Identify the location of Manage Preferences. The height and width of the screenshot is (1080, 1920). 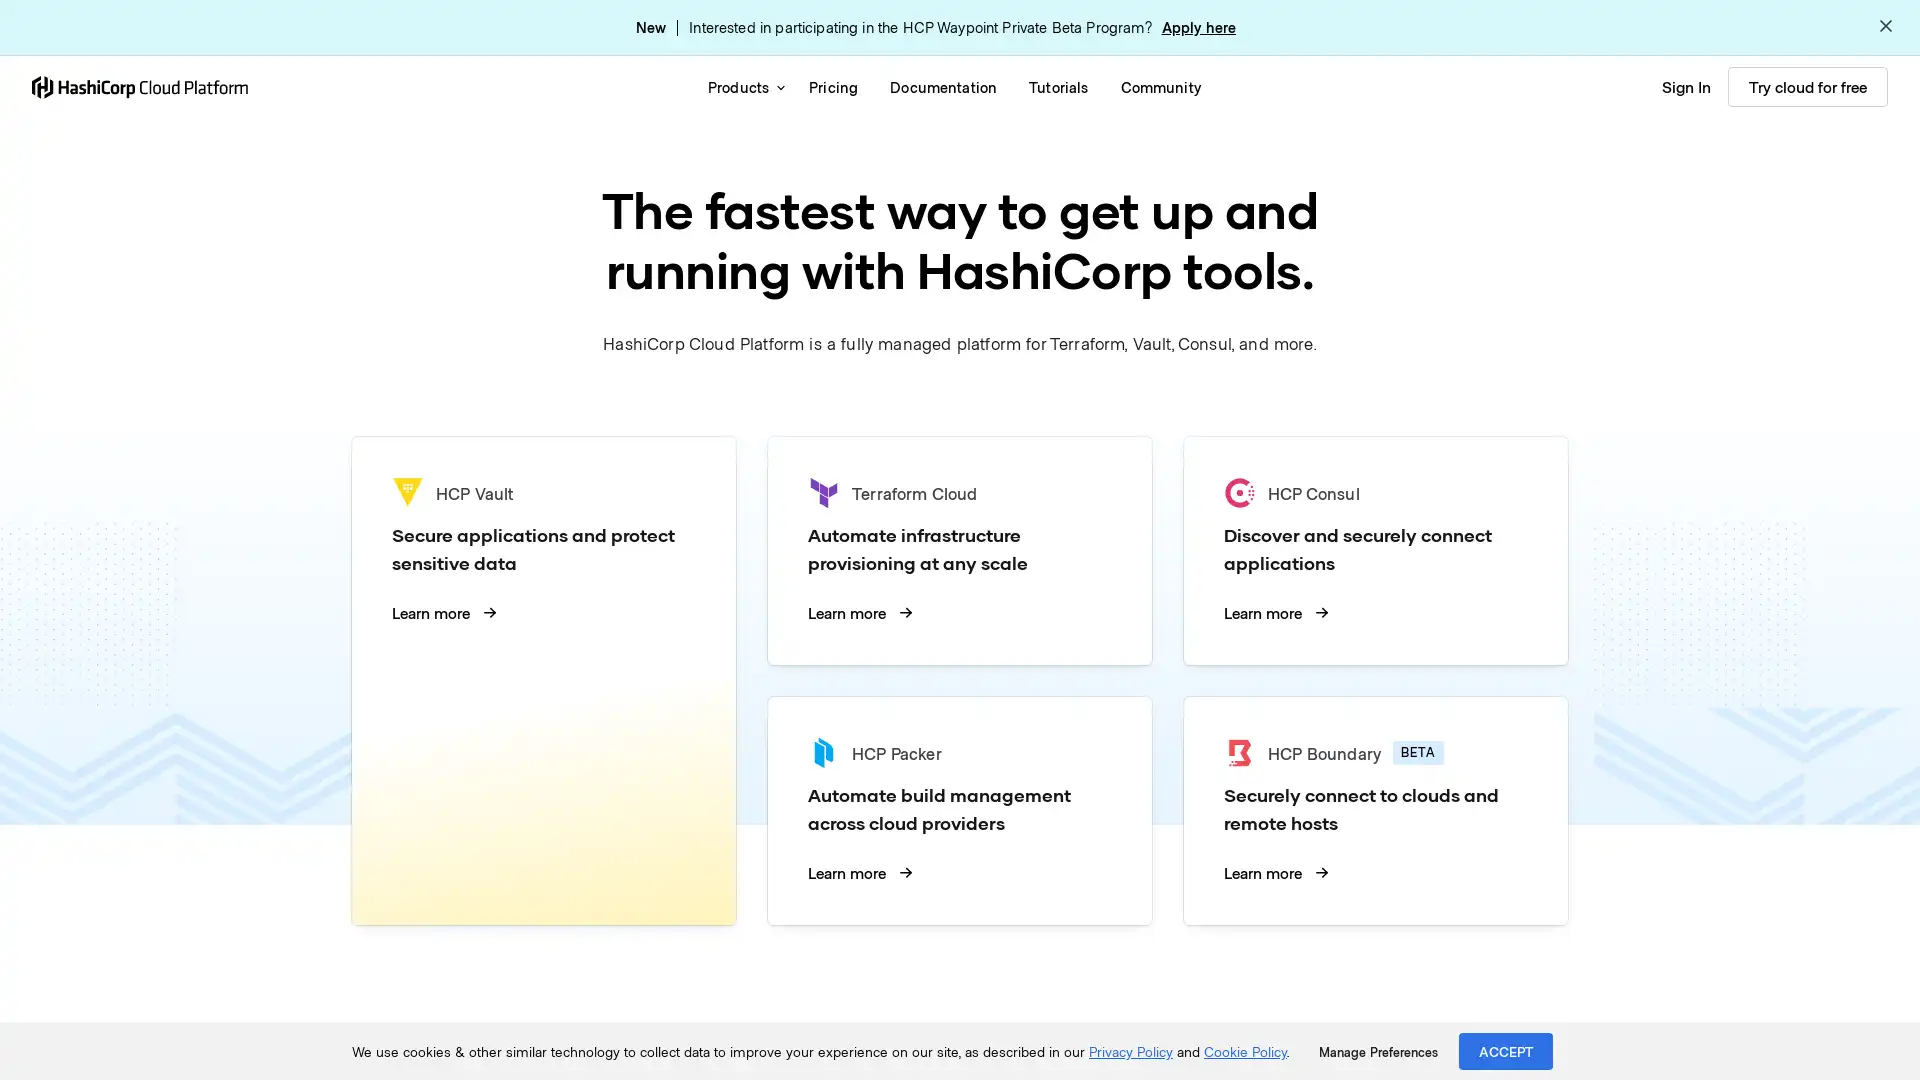
(1377, 1051).